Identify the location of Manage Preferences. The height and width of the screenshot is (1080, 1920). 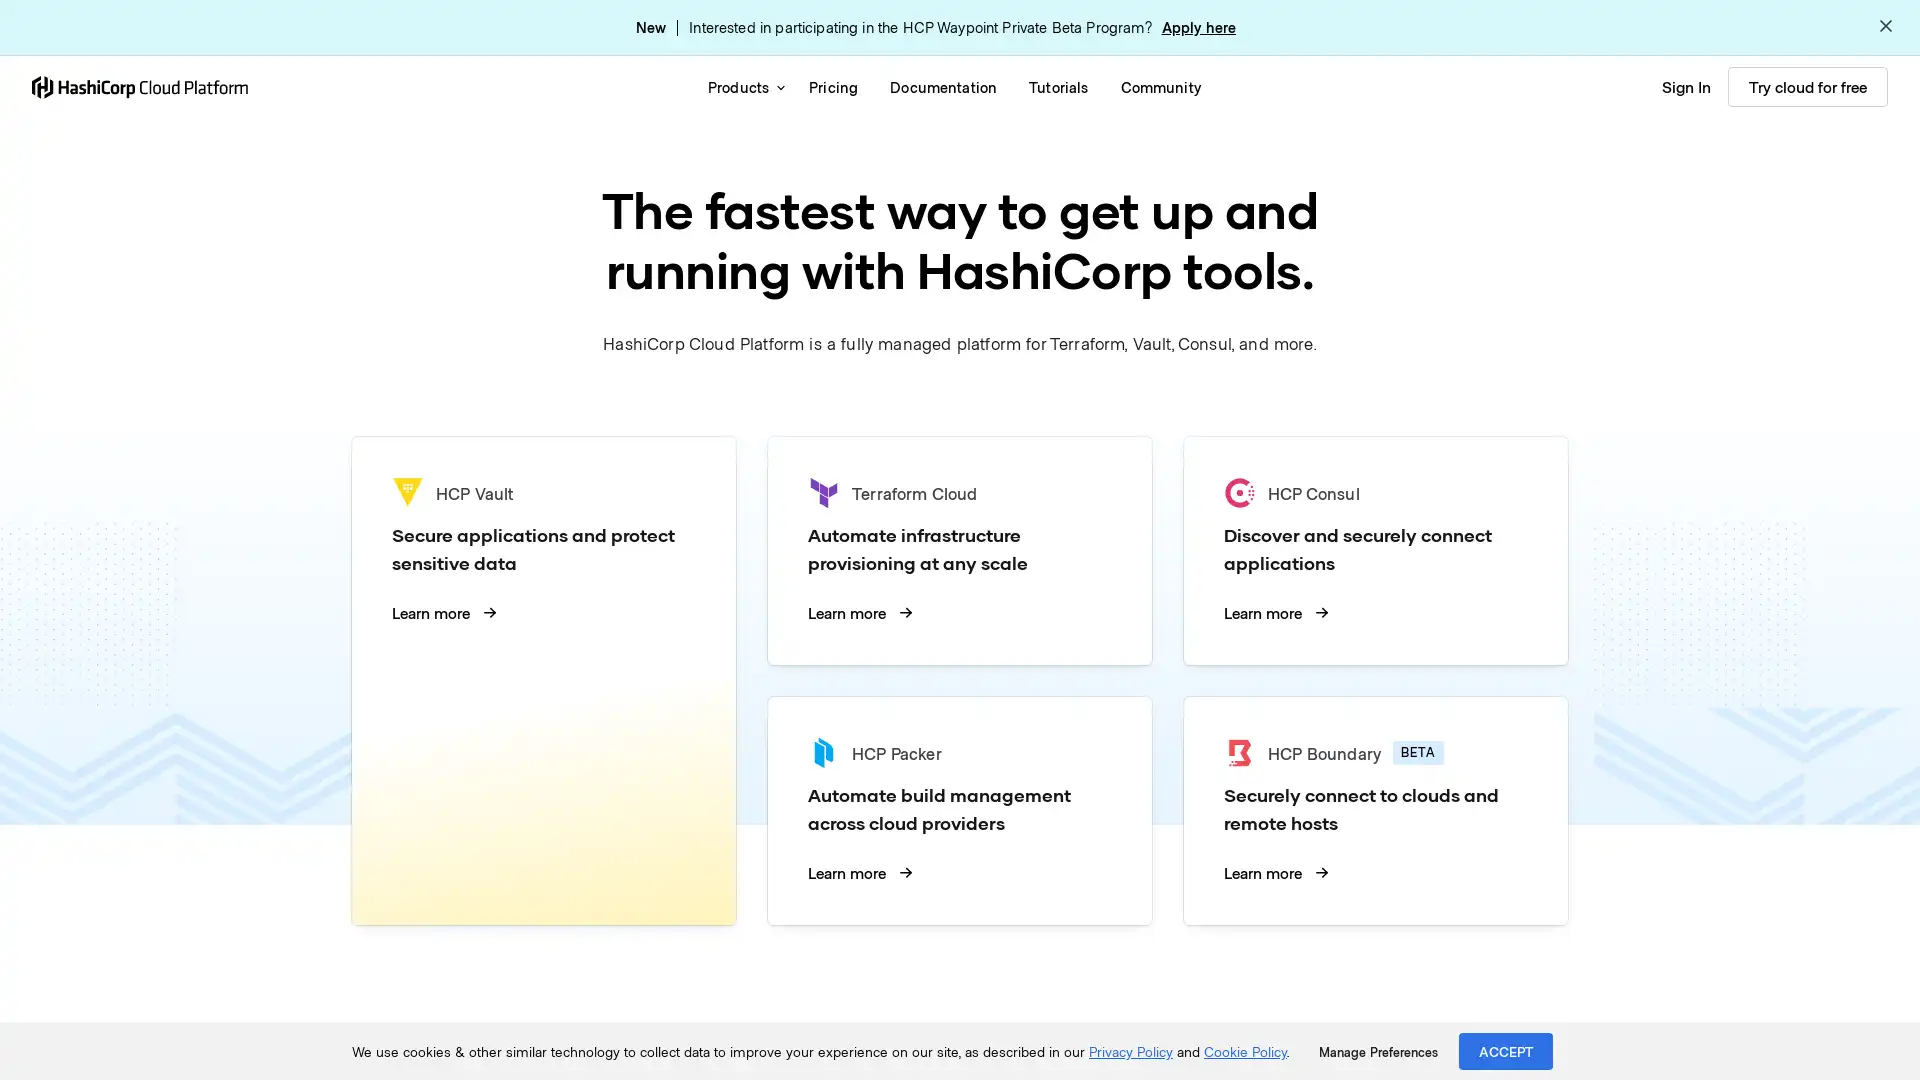
(1377, 1051).